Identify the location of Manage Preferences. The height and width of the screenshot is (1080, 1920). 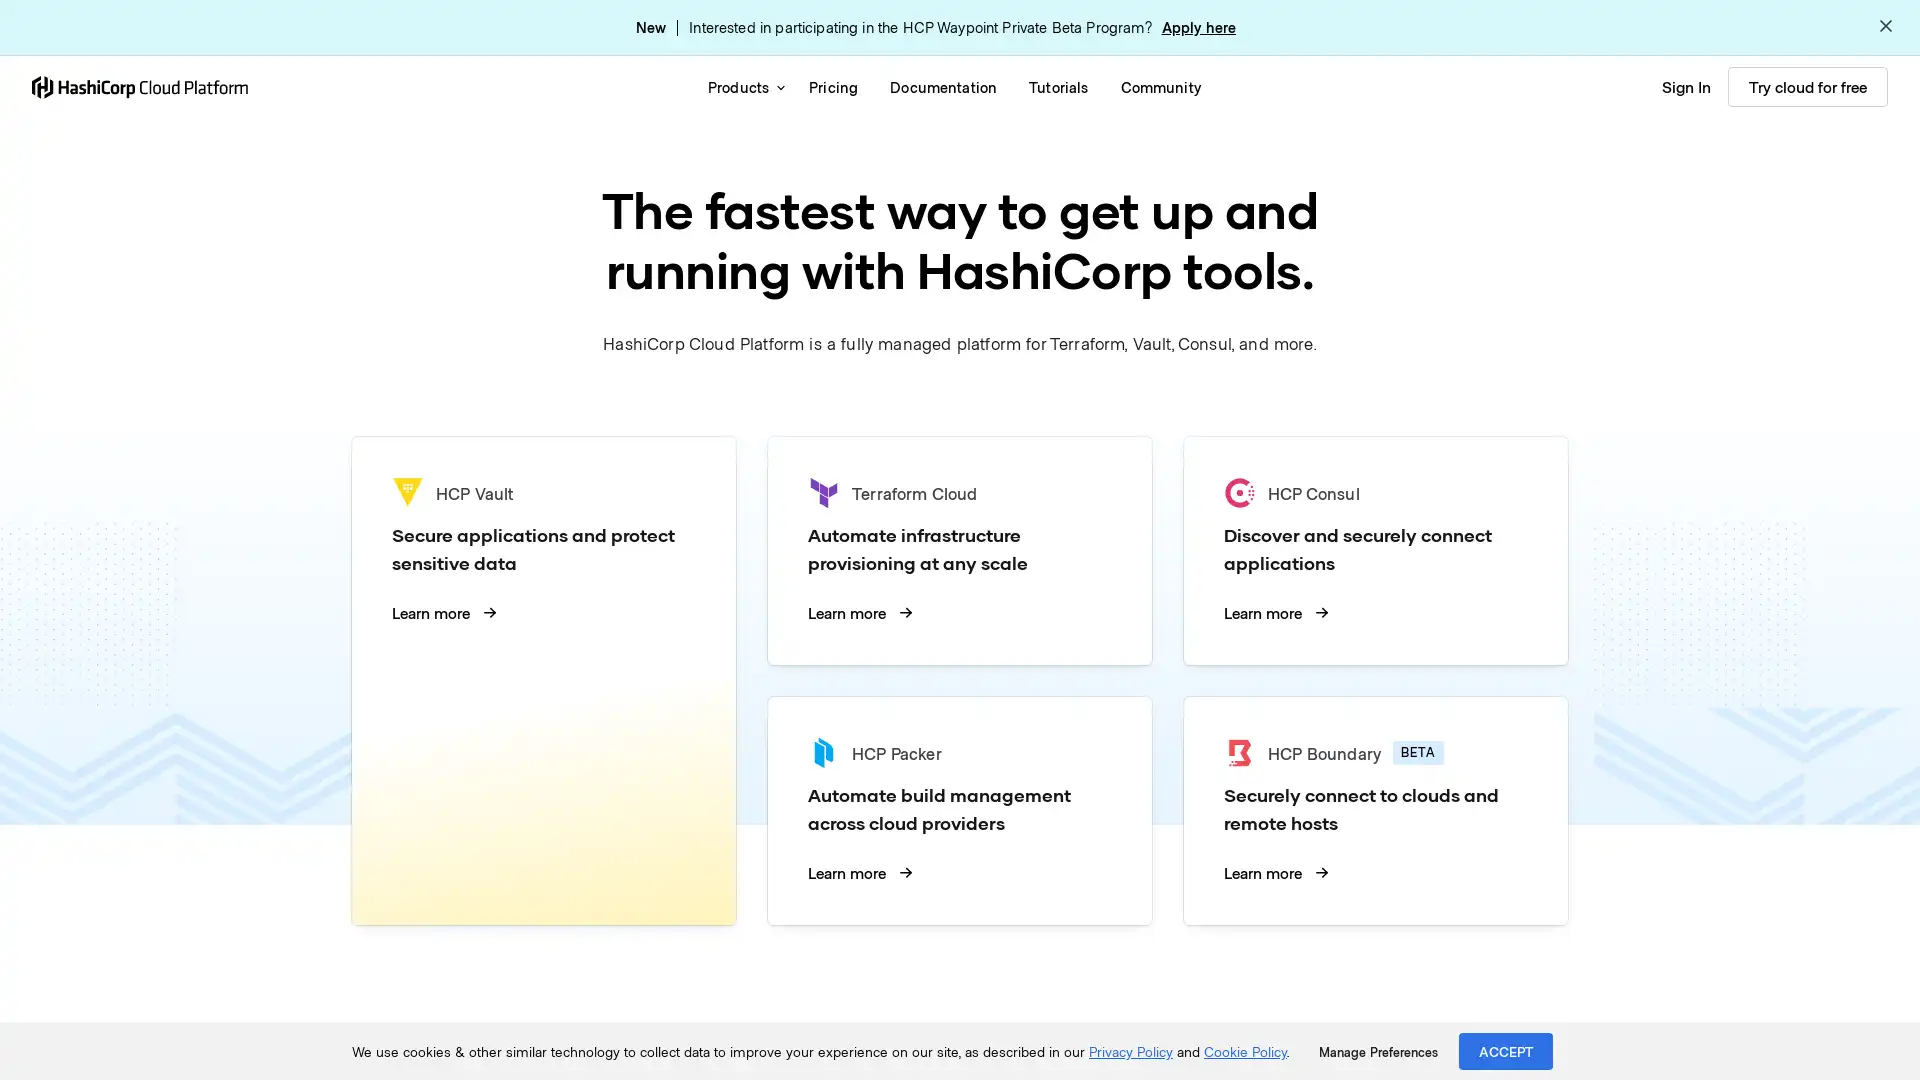
(1377, 1051).